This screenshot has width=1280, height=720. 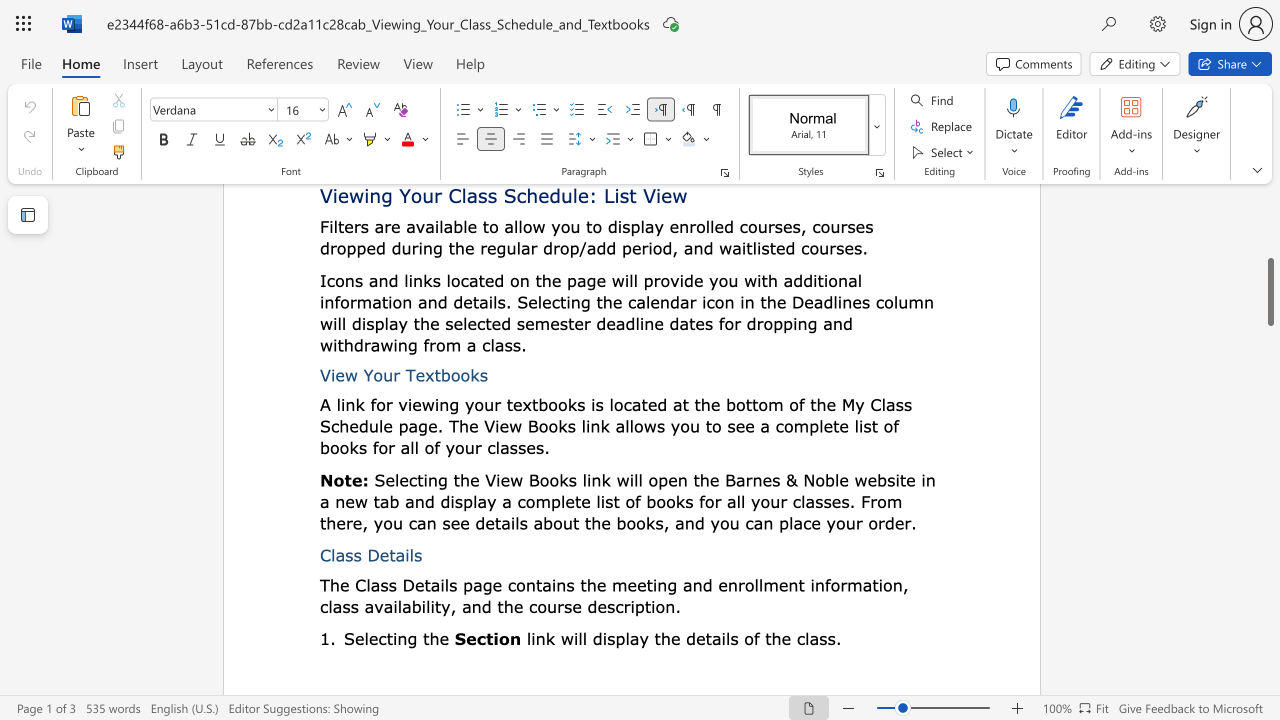 I want to click on the scrollbar and move down 2220 pixels, so click(x=1269, y=292).